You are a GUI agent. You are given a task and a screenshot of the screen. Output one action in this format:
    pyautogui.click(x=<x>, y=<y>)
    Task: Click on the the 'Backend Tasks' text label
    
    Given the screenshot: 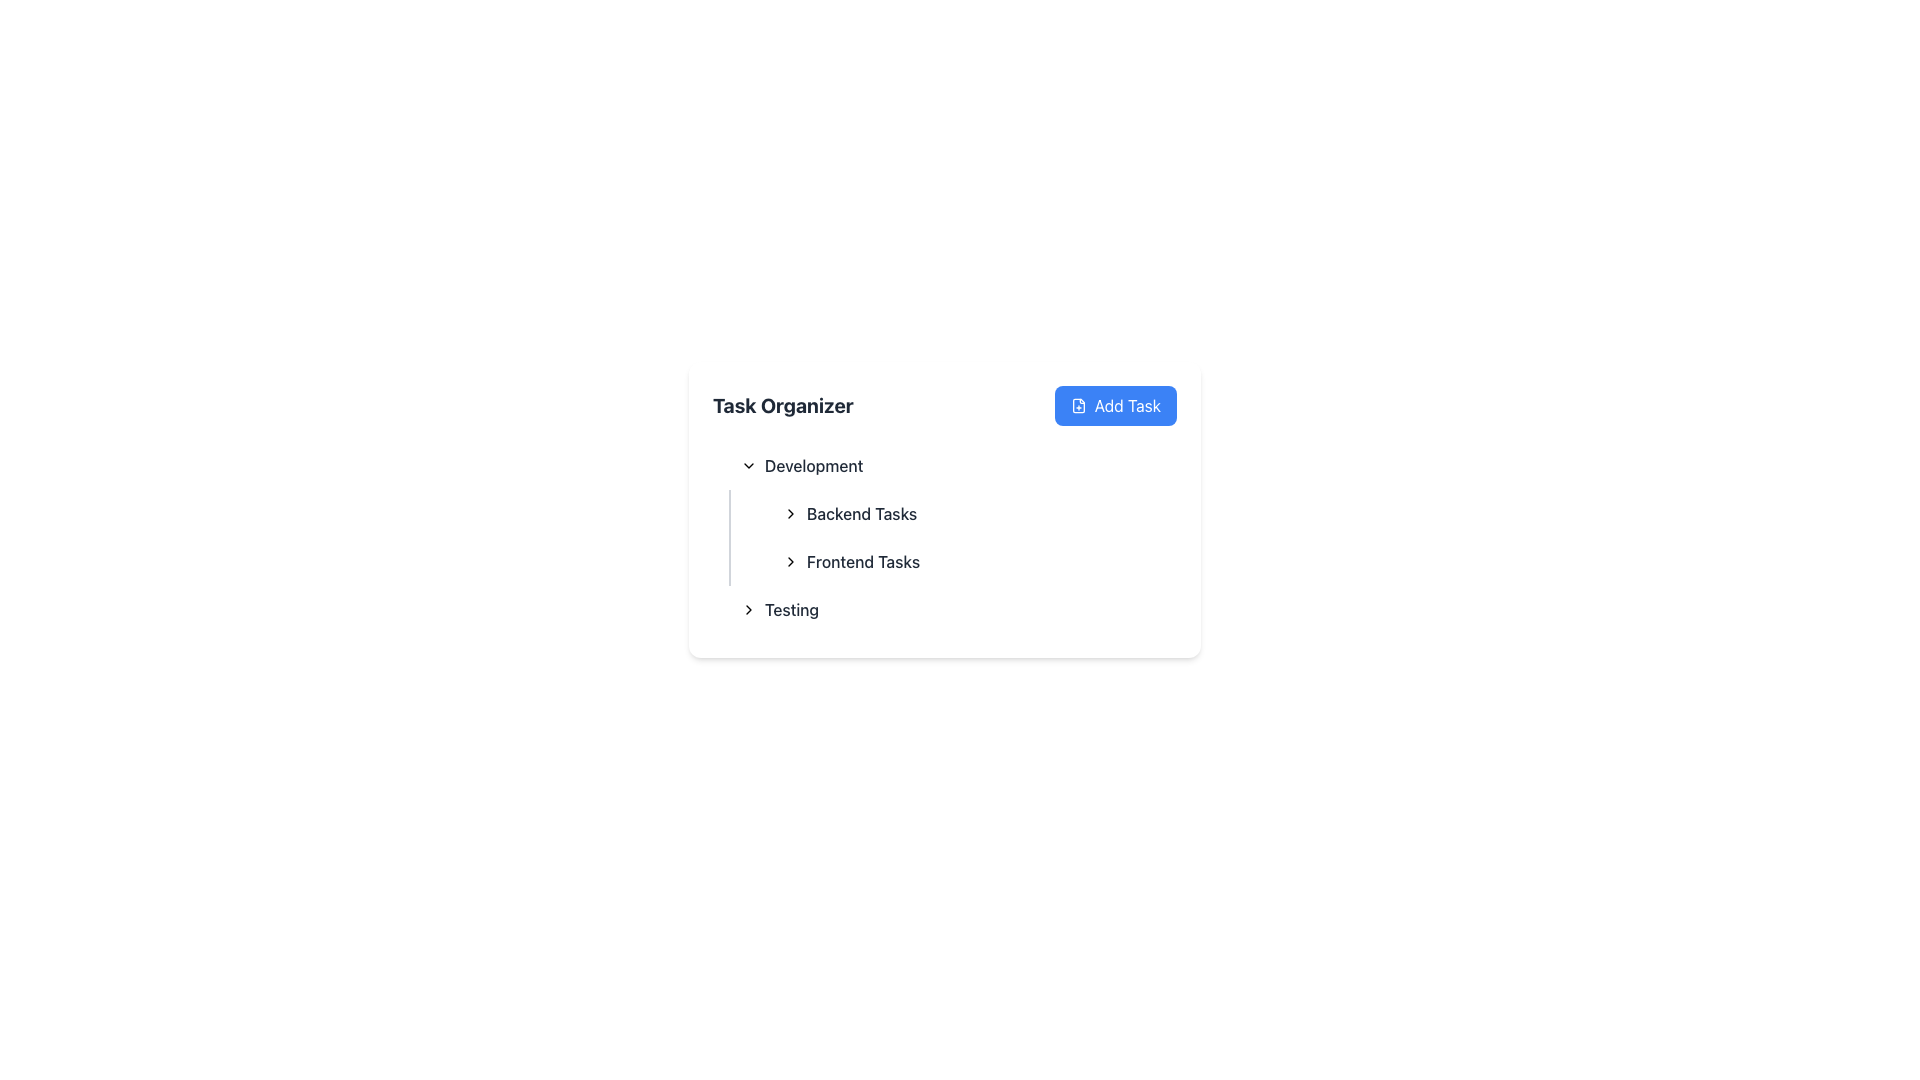 What is the action you would take?
    pyautogui.click(x=850, y=512)
    